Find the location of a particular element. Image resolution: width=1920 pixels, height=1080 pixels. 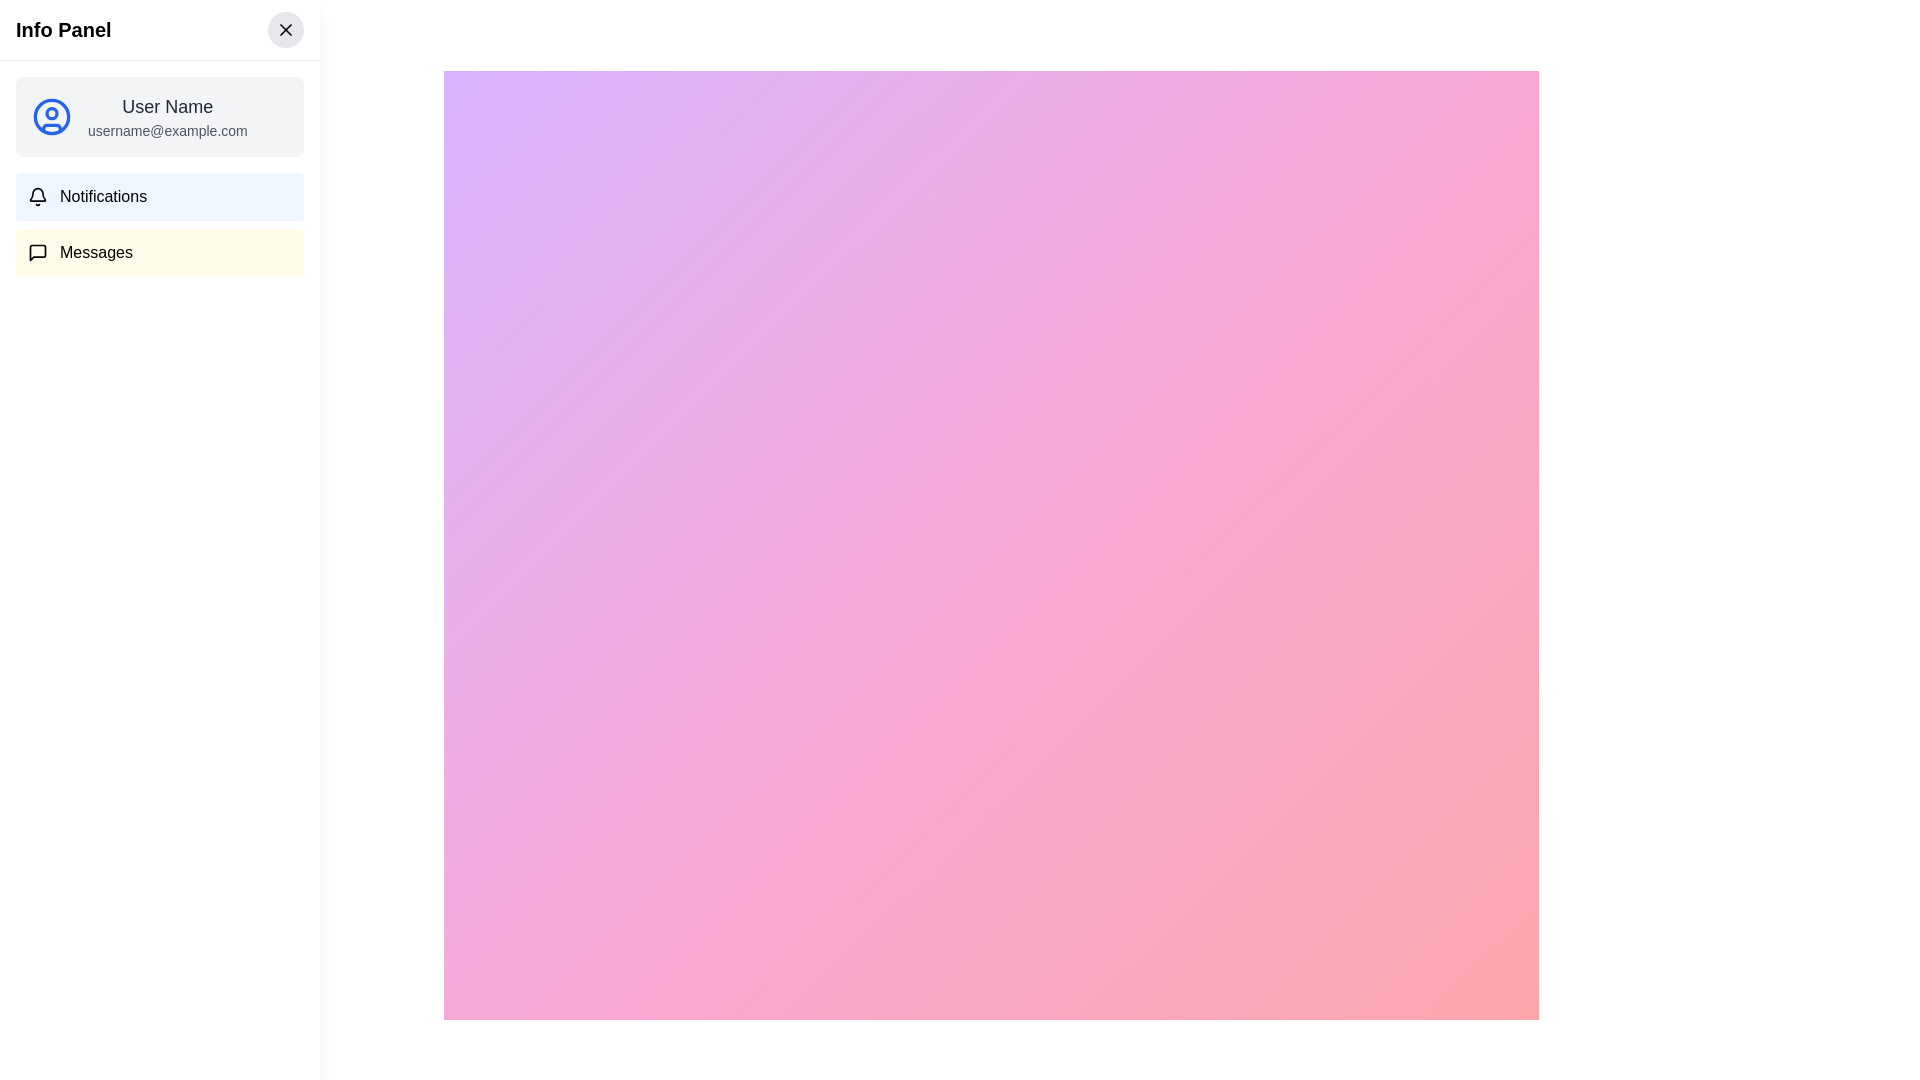

the message bubble icon located to the left of the 'Messages' text in the vertical menu is located at coordinates (38, 252).